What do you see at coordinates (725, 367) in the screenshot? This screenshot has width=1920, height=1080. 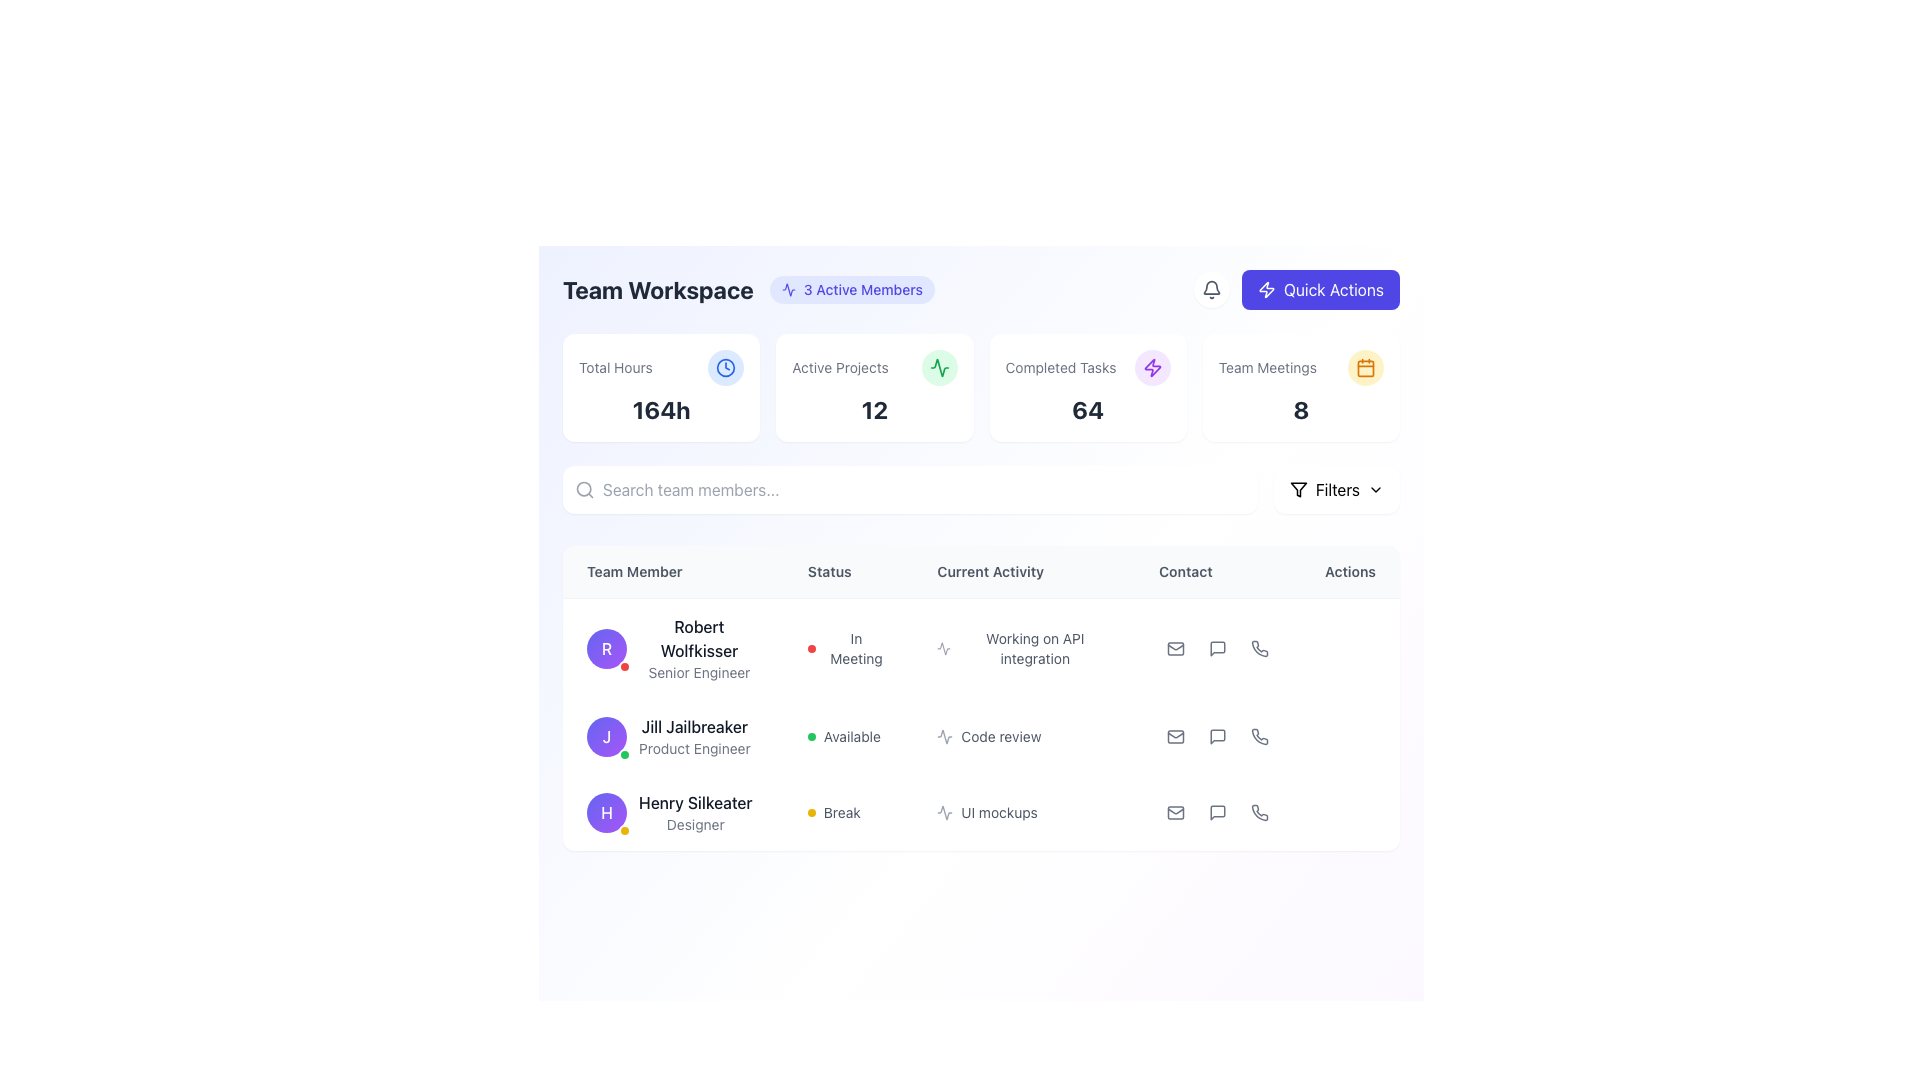 I see `the circular graphical component within the clock icon, which is part of the 'Total Hours' card in the dashboard, featuring a blue outer ring and a white inner field` at bounding box center [725, 367].